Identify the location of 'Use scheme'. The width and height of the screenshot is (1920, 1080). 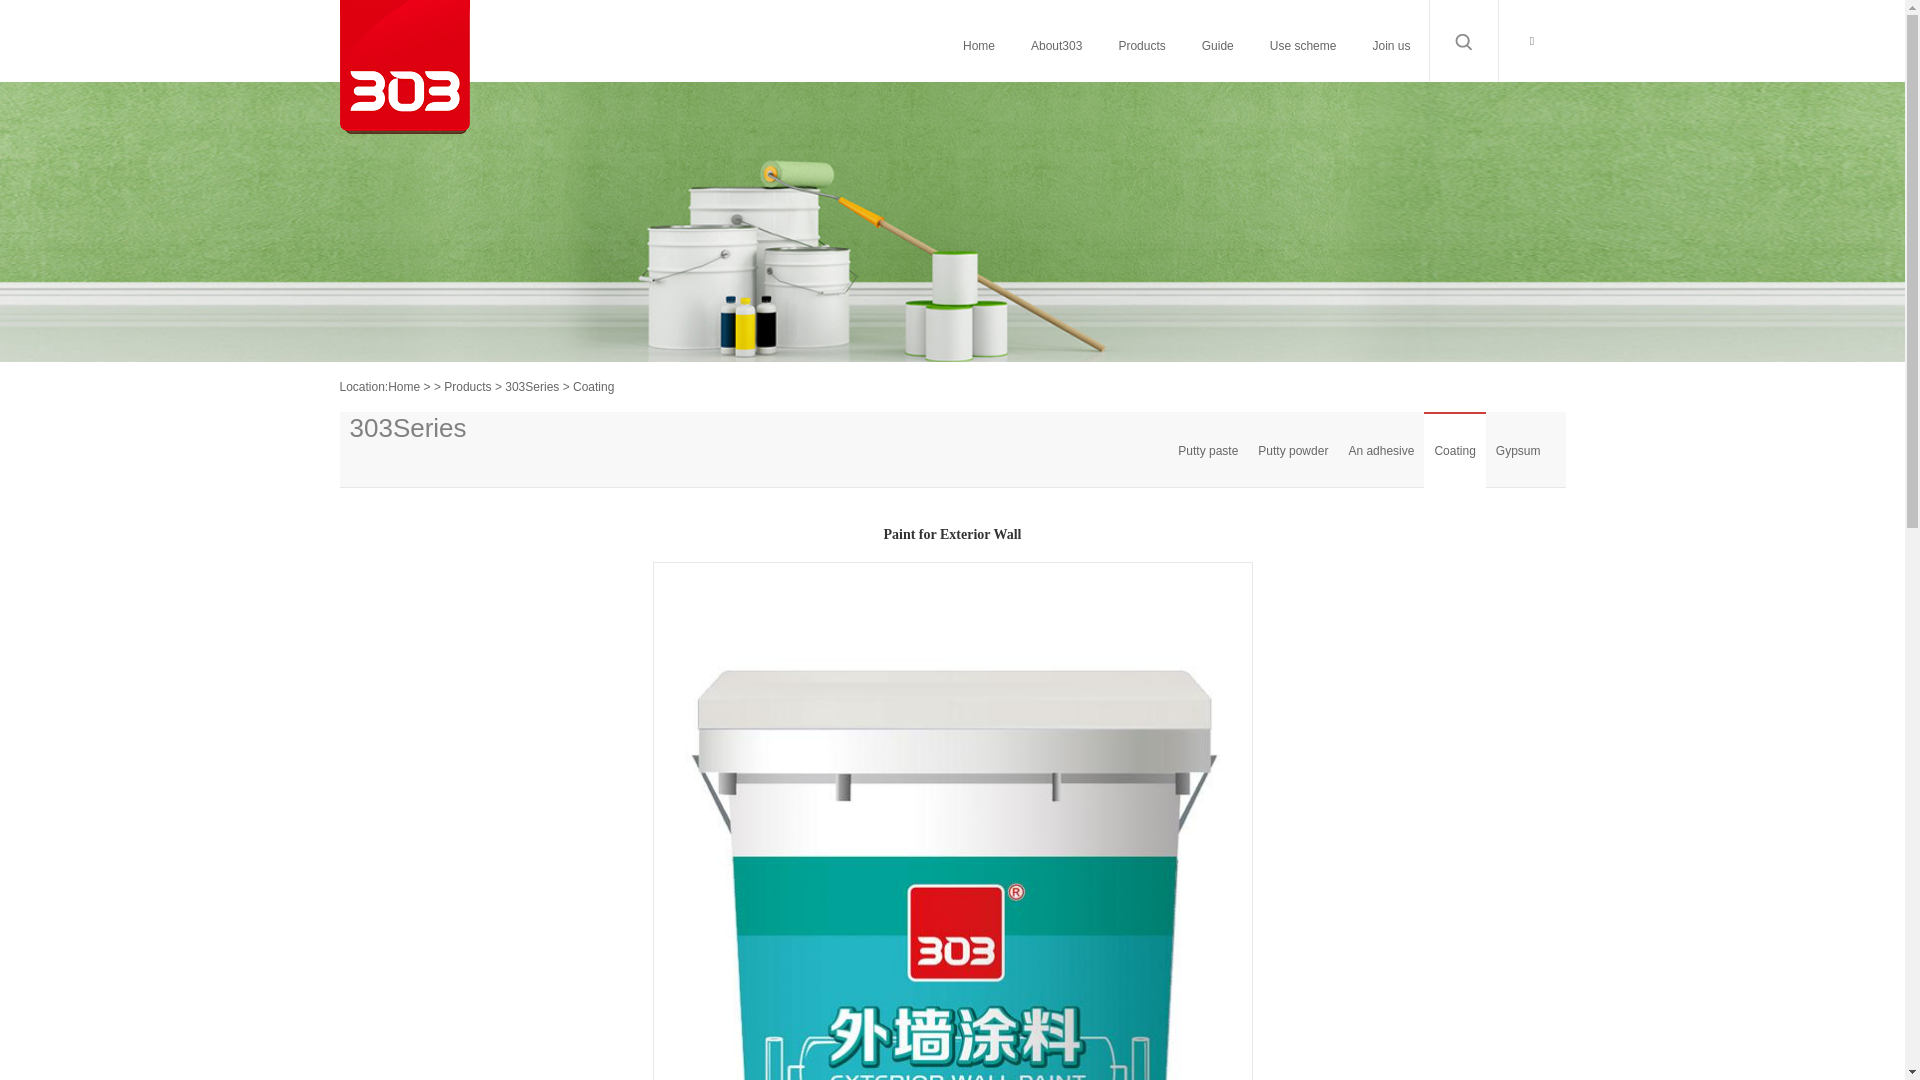
(1303, 45).